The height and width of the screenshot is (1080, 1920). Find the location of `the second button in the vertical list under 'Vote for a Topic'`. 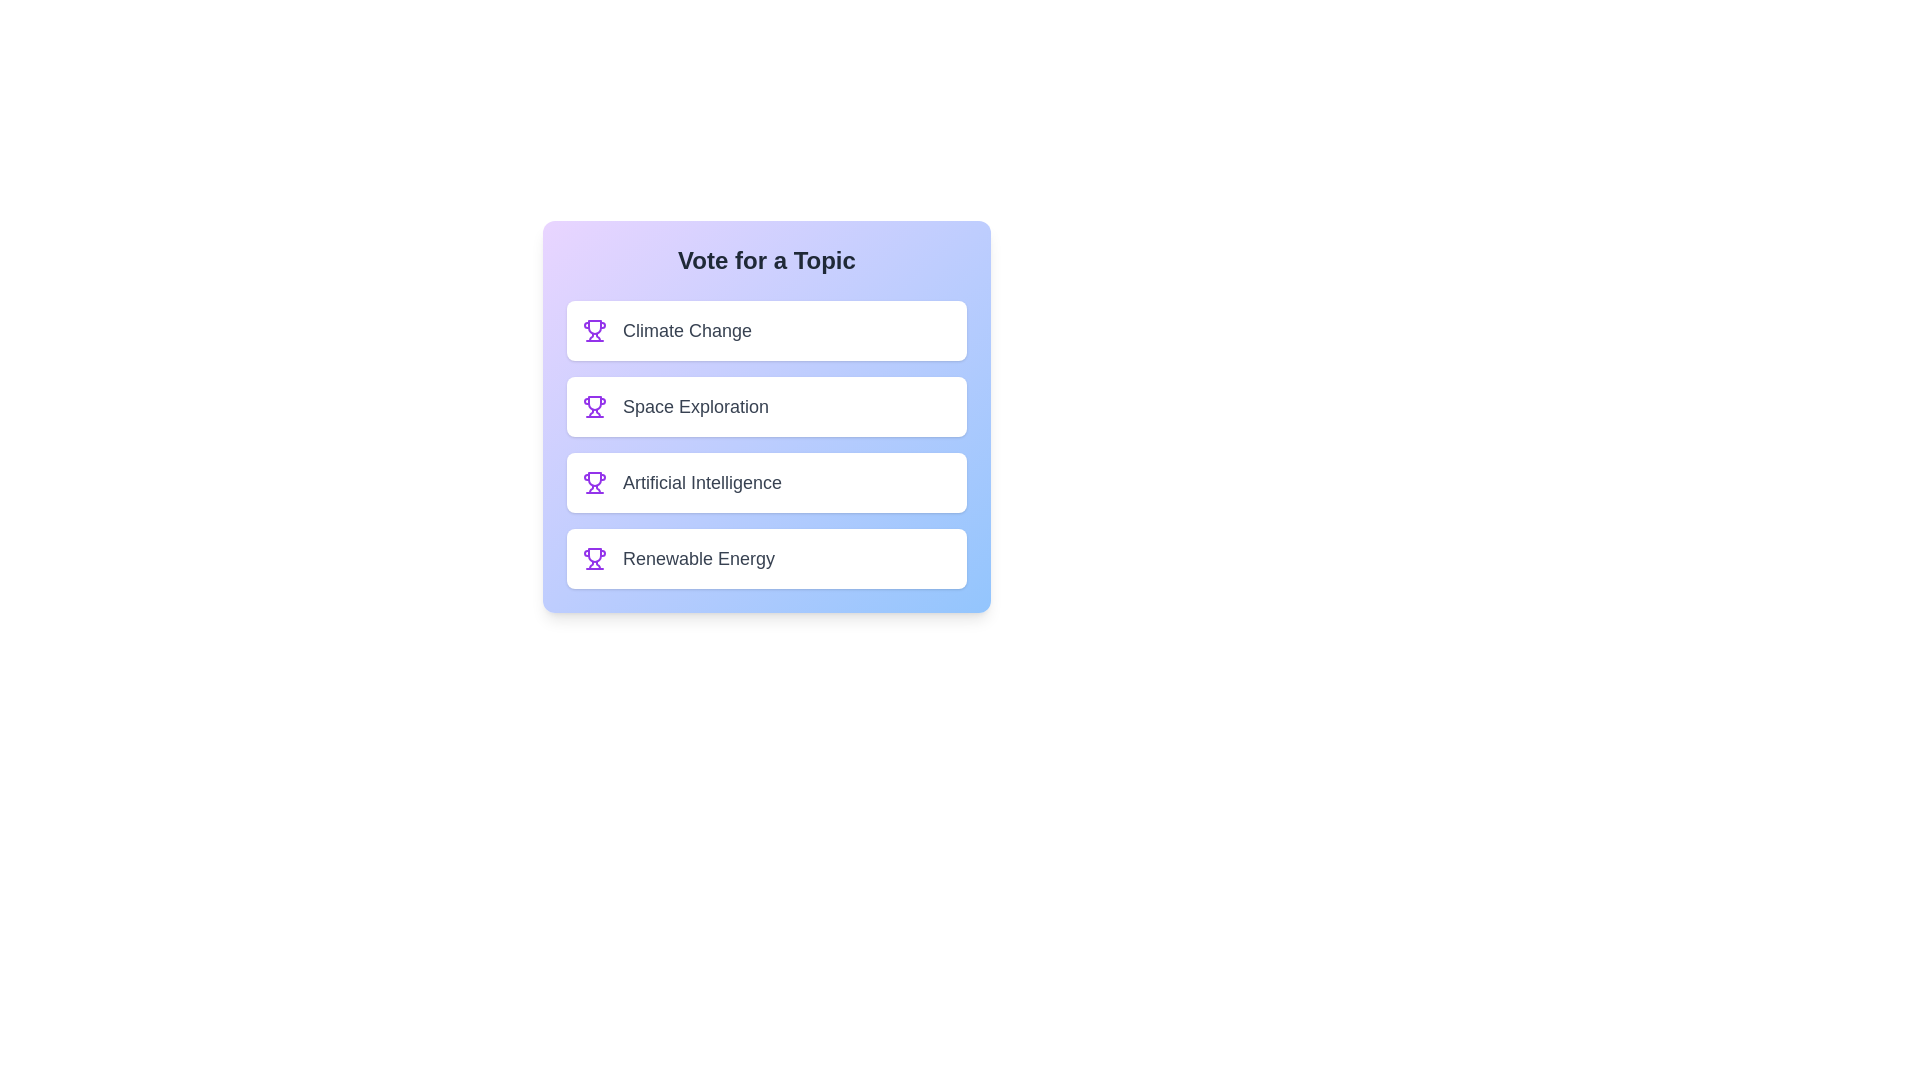

the second button in the vertical list under 'Vote for a Topic' is located at coordinates (766, 415).